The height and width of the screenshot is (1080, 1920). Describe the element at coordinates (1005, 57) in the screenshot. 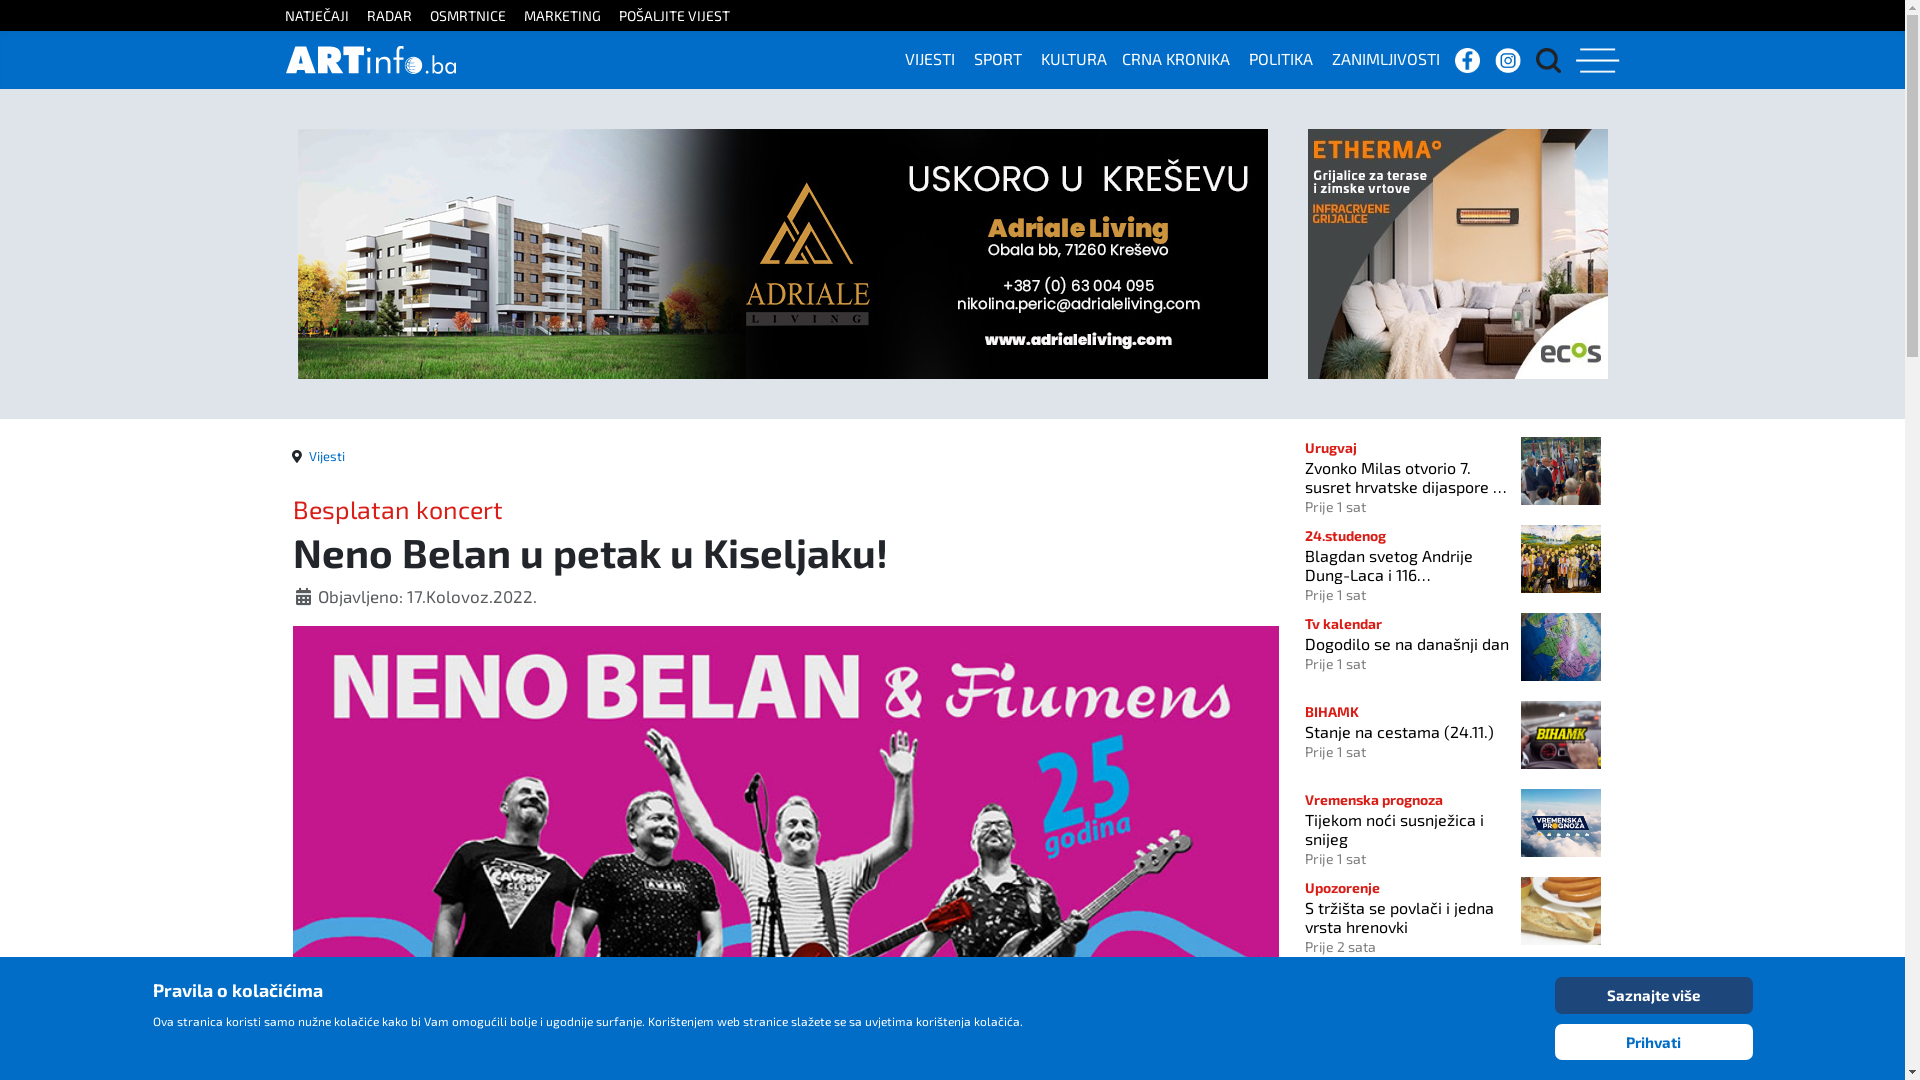

I see `'SPORT'` at that location.